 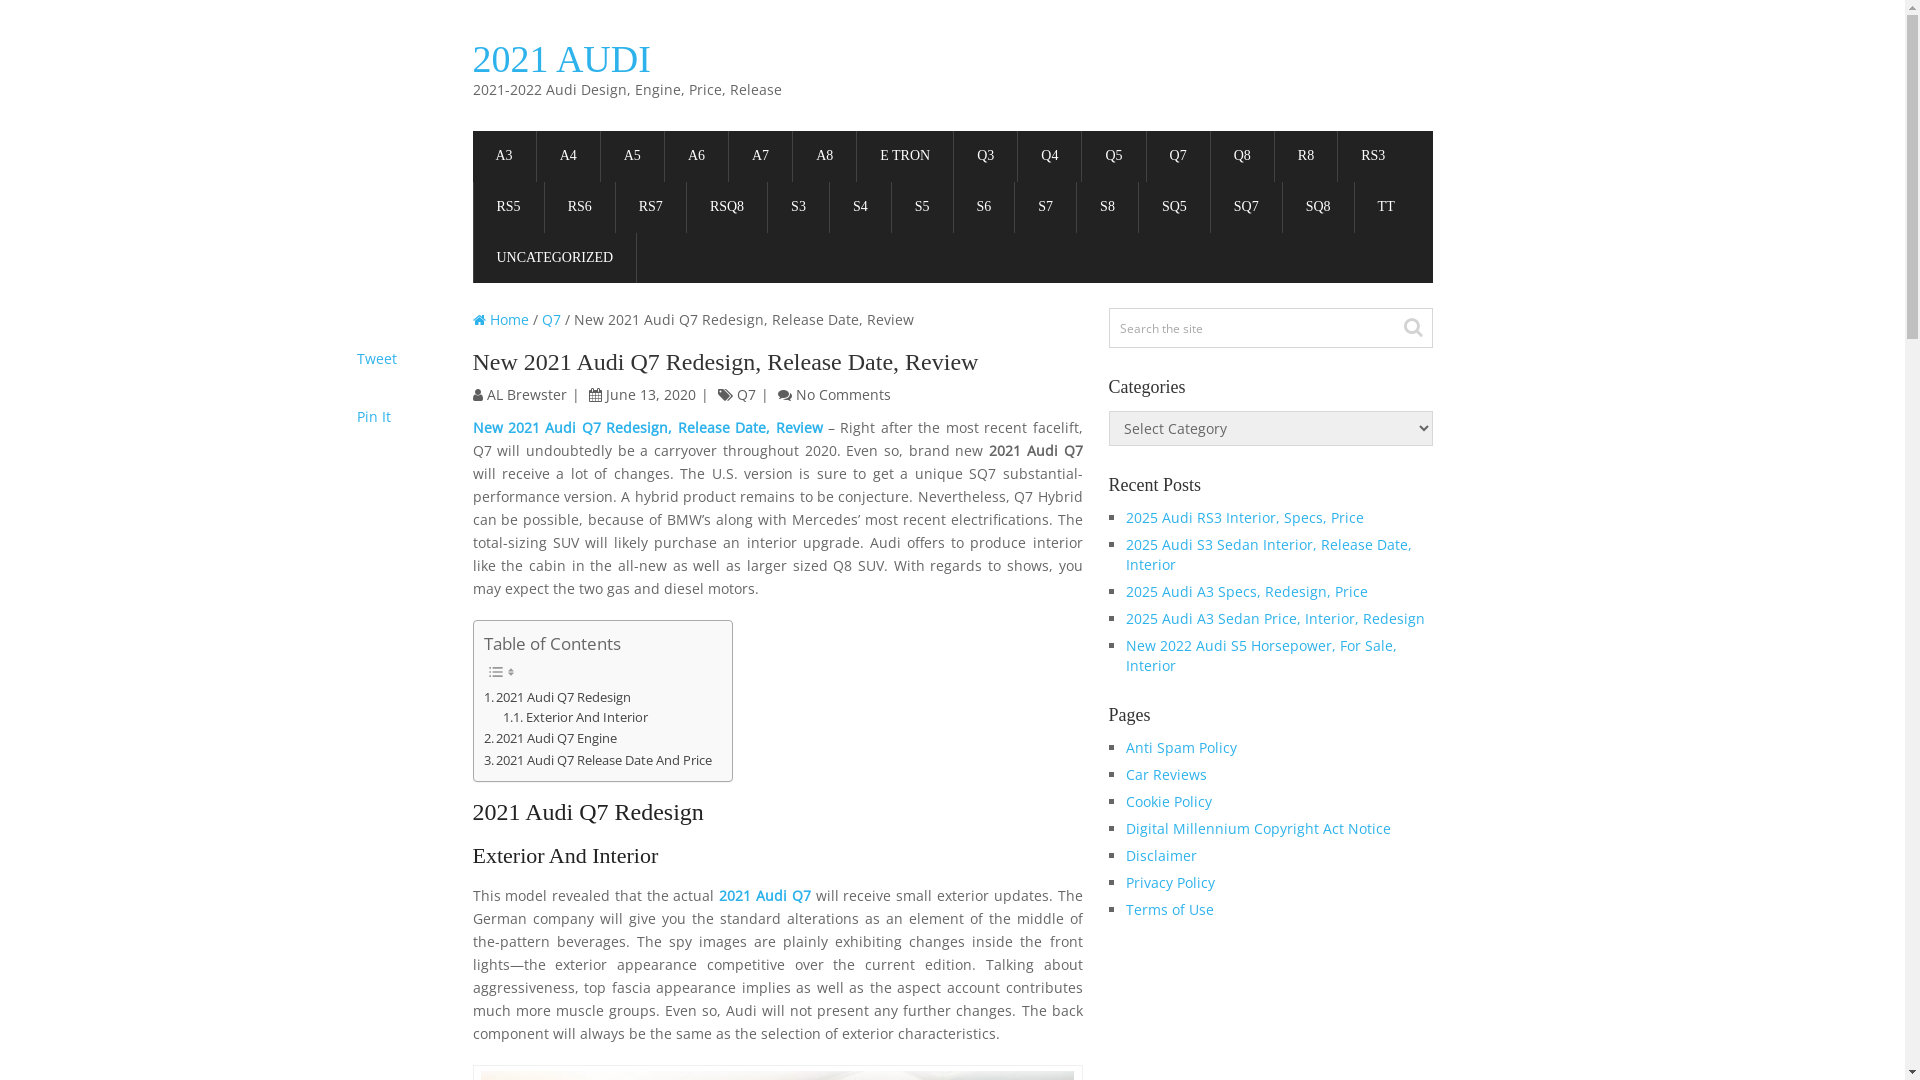 I want to click on 'Q4', so click(x=1048, y=155).